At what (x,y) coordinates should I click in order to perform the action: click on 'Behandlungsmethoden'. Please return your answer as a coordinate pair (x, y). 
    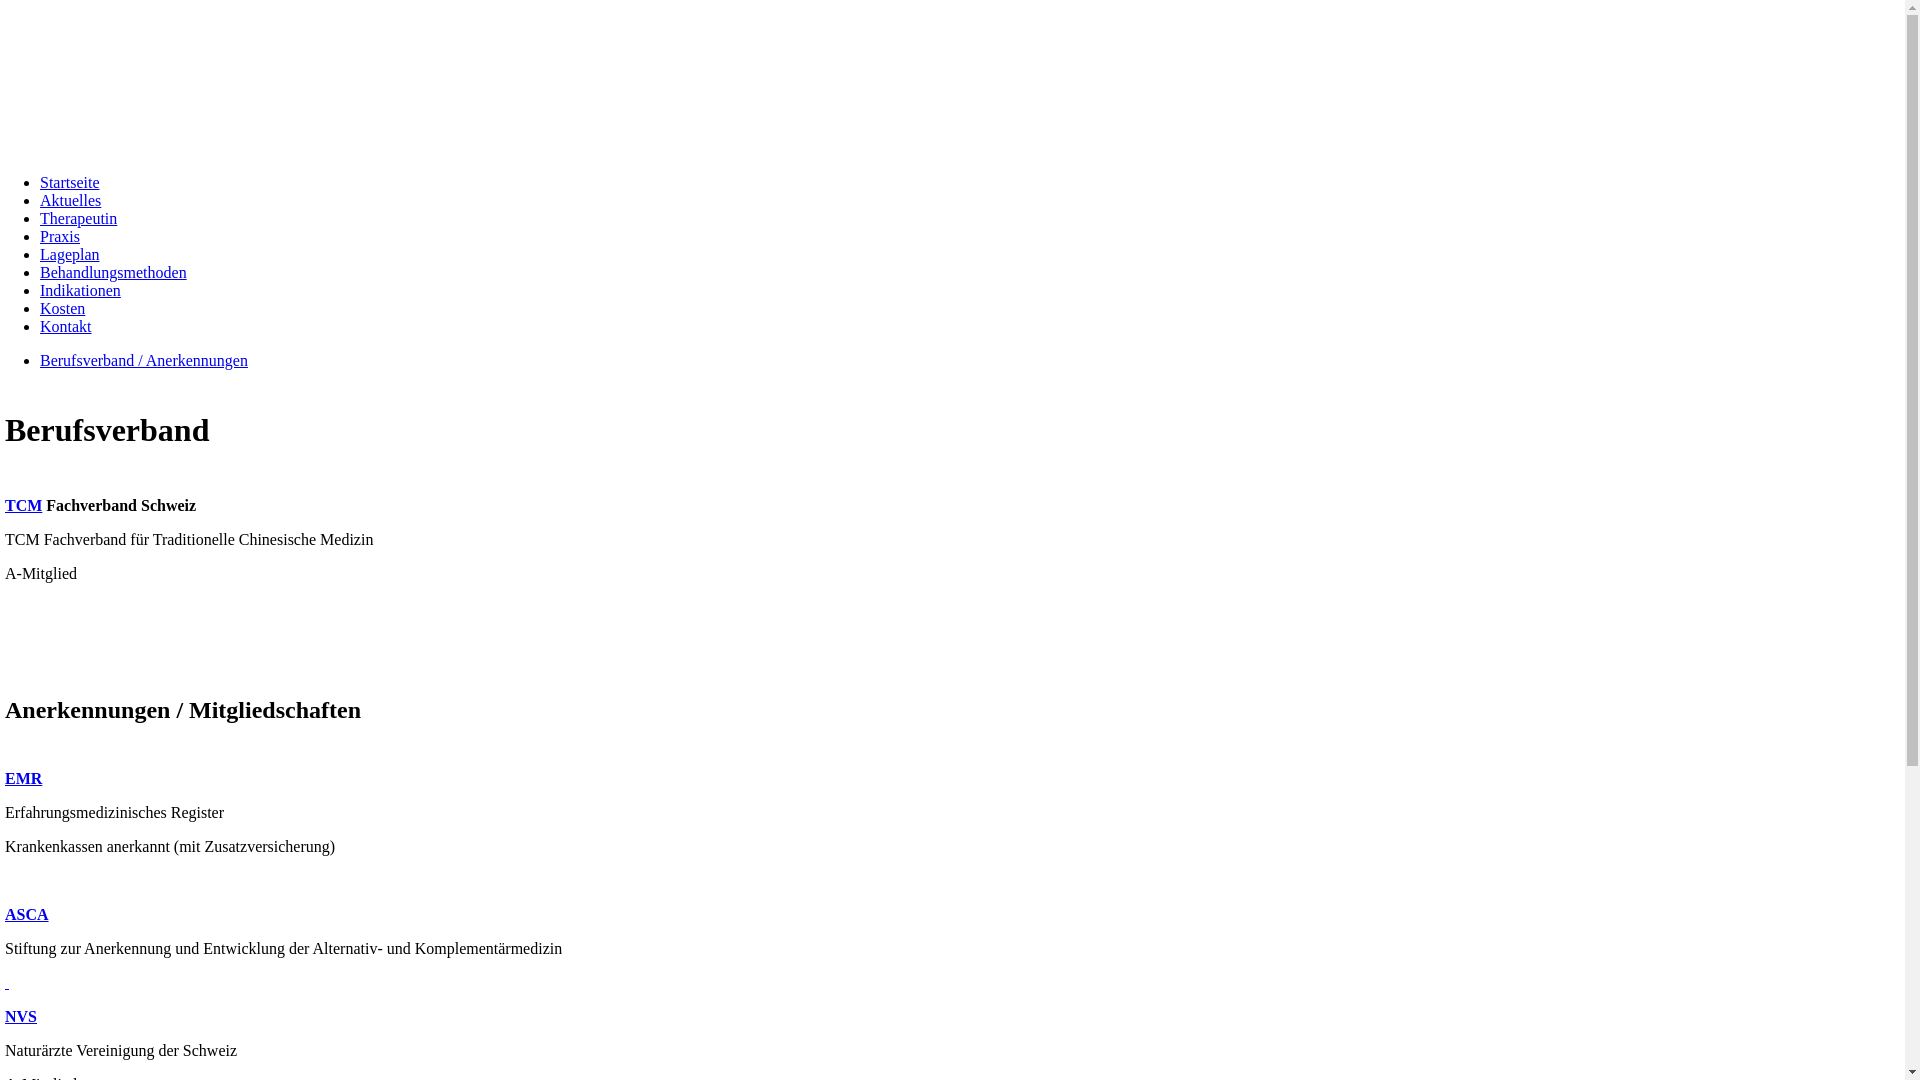
    Looking at the image, I should click on (112, 272).